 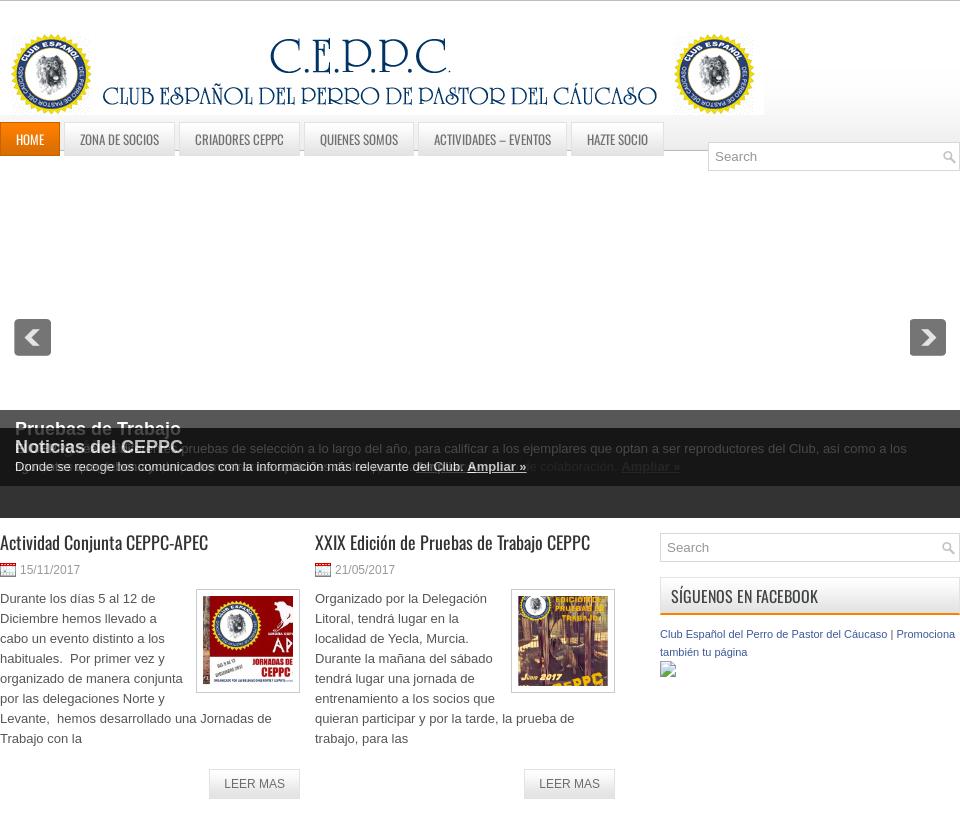 I want to click on 'Organizado por la Delegación Litoral, tendrá lugar en la localidad de Yecla, Murcia. Durante la mañana del sábado tendrá lugar una jornada de entrenamiento a los socios que quieran participar y por la tarde, la prueba de trabajo, para las', so click(x=444, y=667).